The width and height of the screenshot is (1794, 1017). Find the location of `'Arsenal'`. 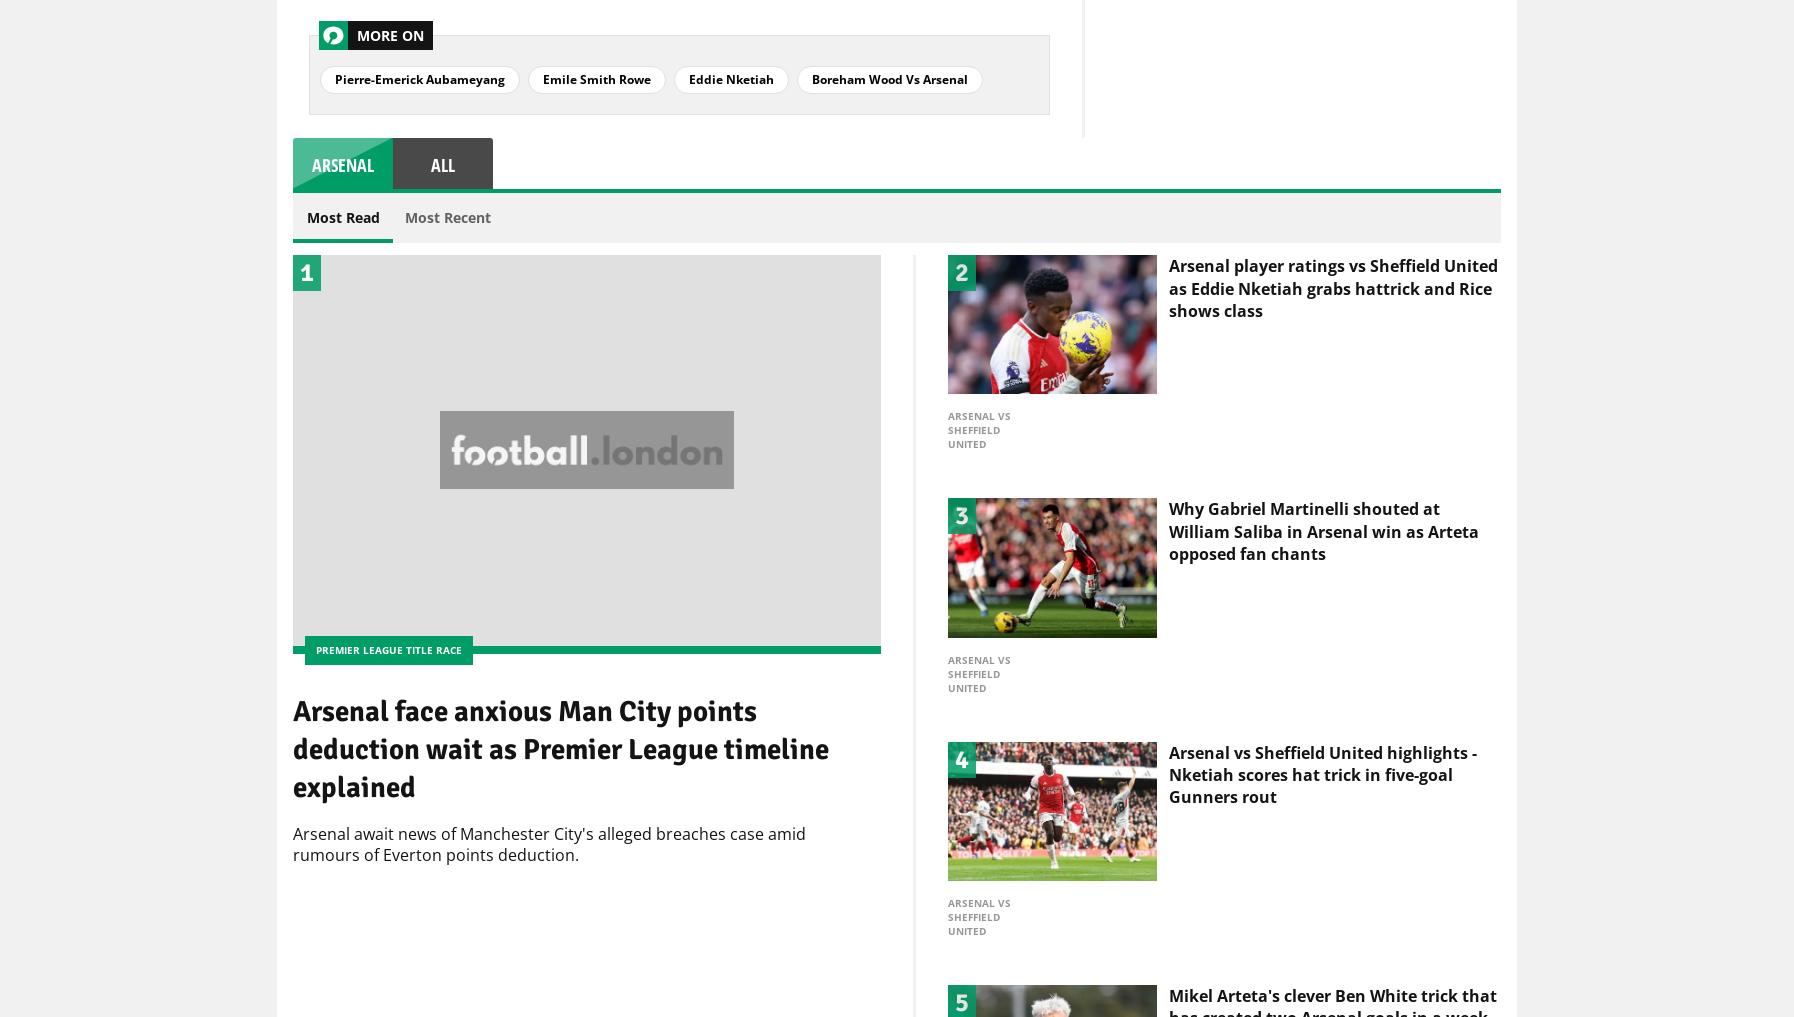

'Arsenal' is located at coordinates (342, 165).